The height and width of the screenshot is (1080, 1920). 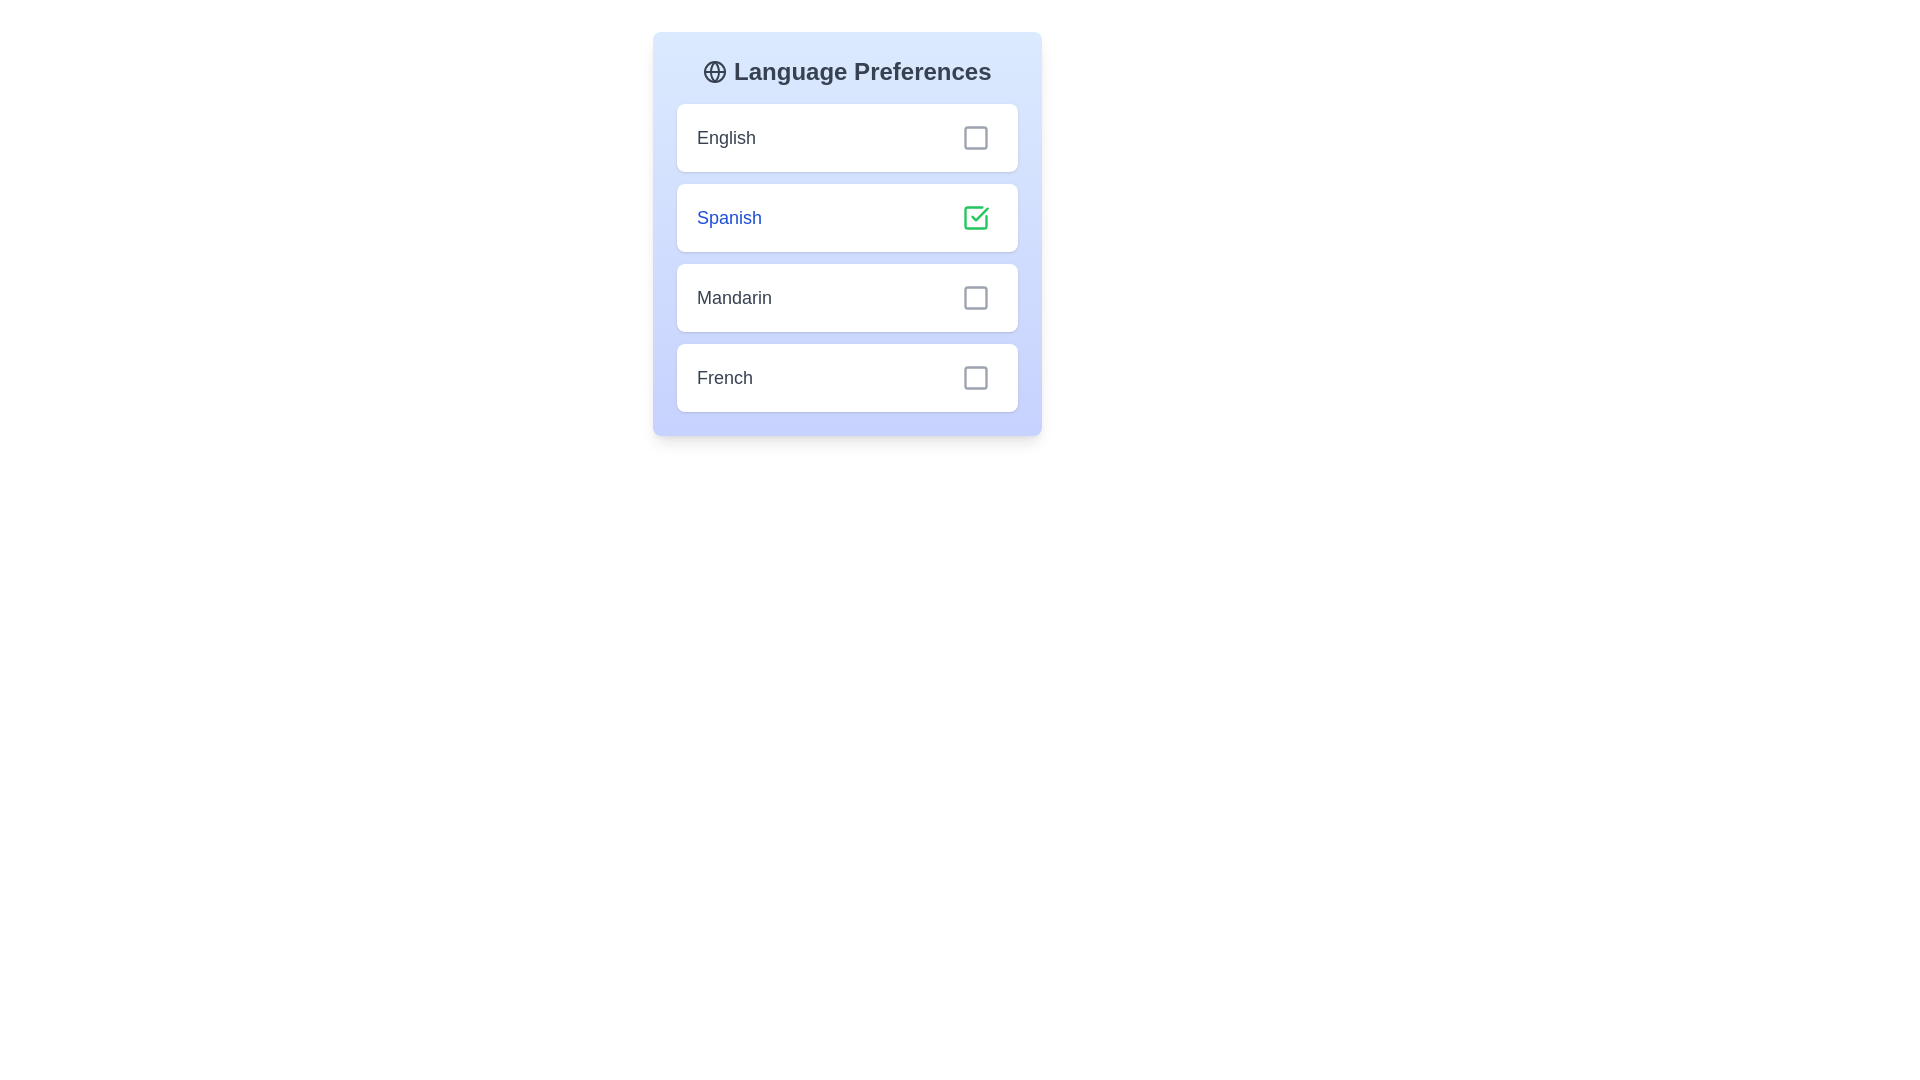 What do you see at coordinates (975, 378) in the screenshot?
I see `the unfilled square toggle button located to the right of the 'French' label` at bounding box center [975, 378].